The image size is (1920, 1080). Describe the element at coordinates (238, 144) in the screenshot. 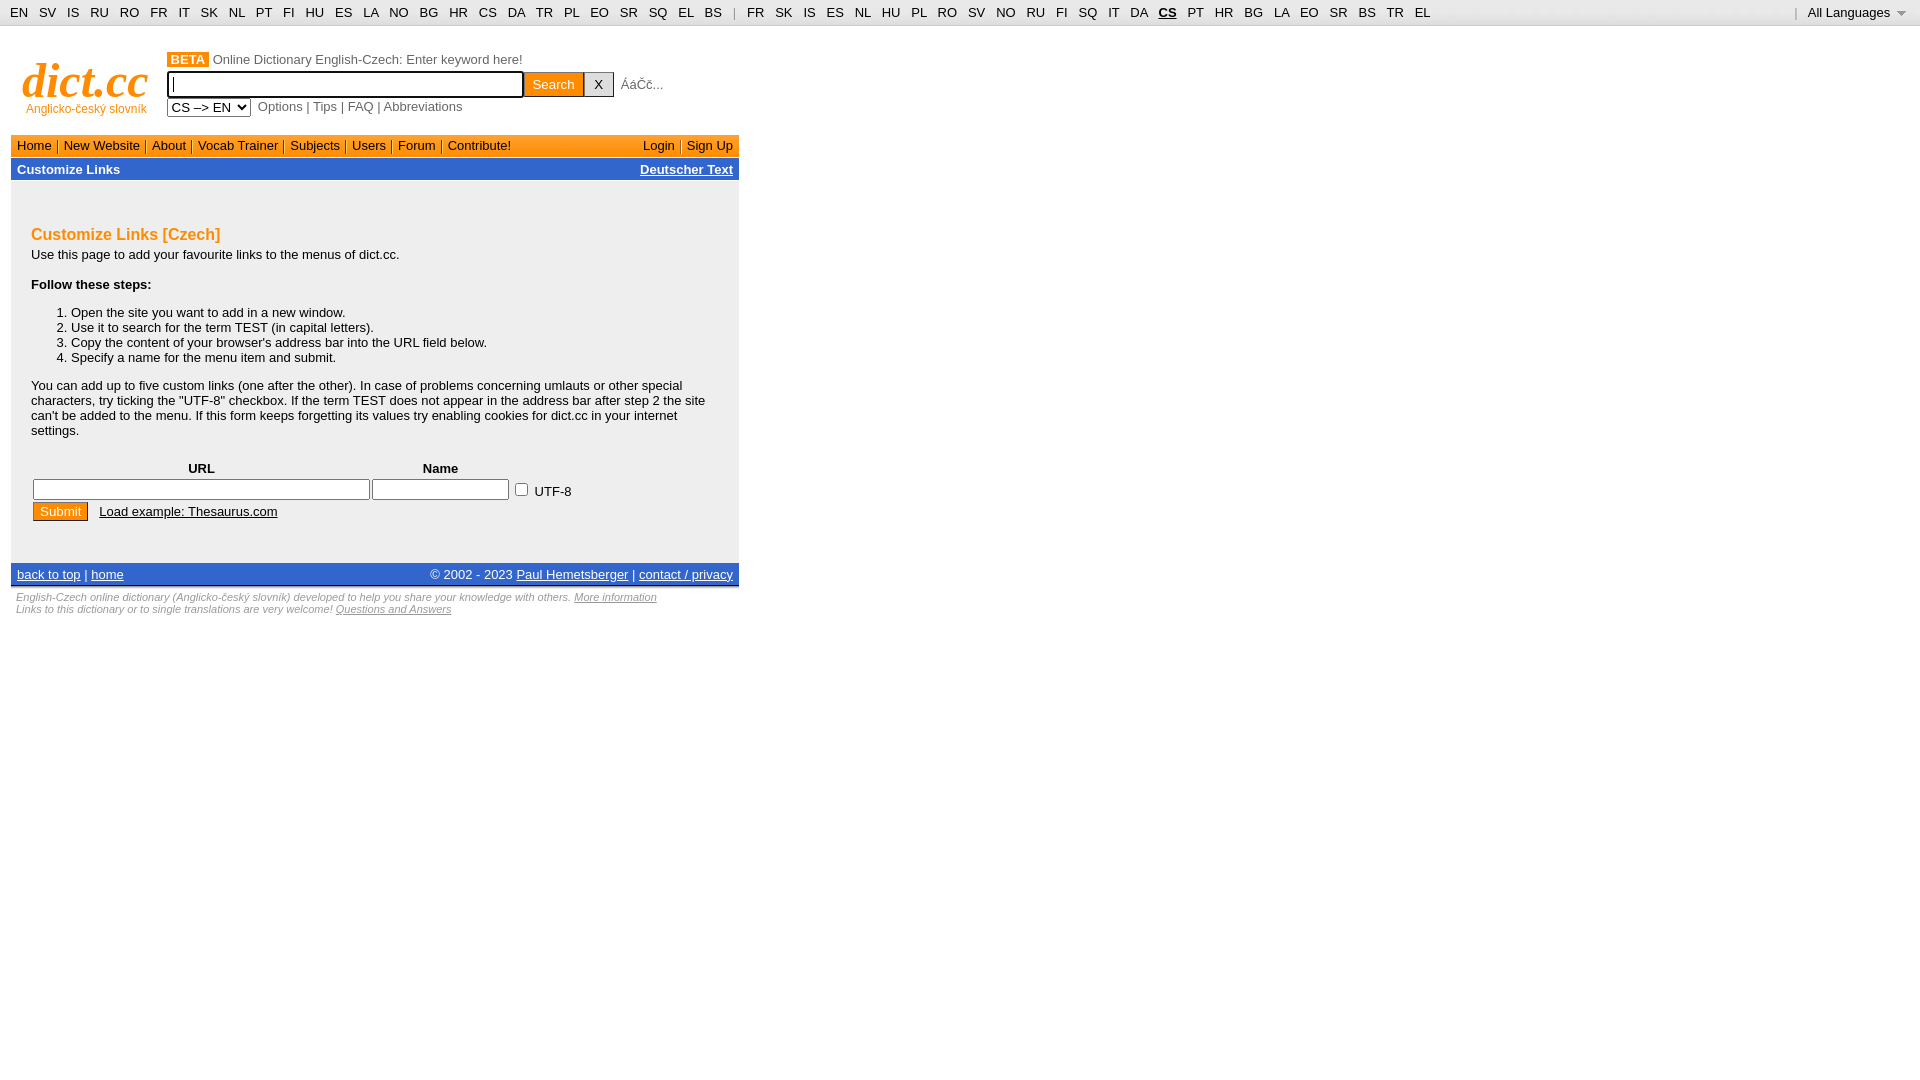

I see `'Vocab Trainer'` at that location.